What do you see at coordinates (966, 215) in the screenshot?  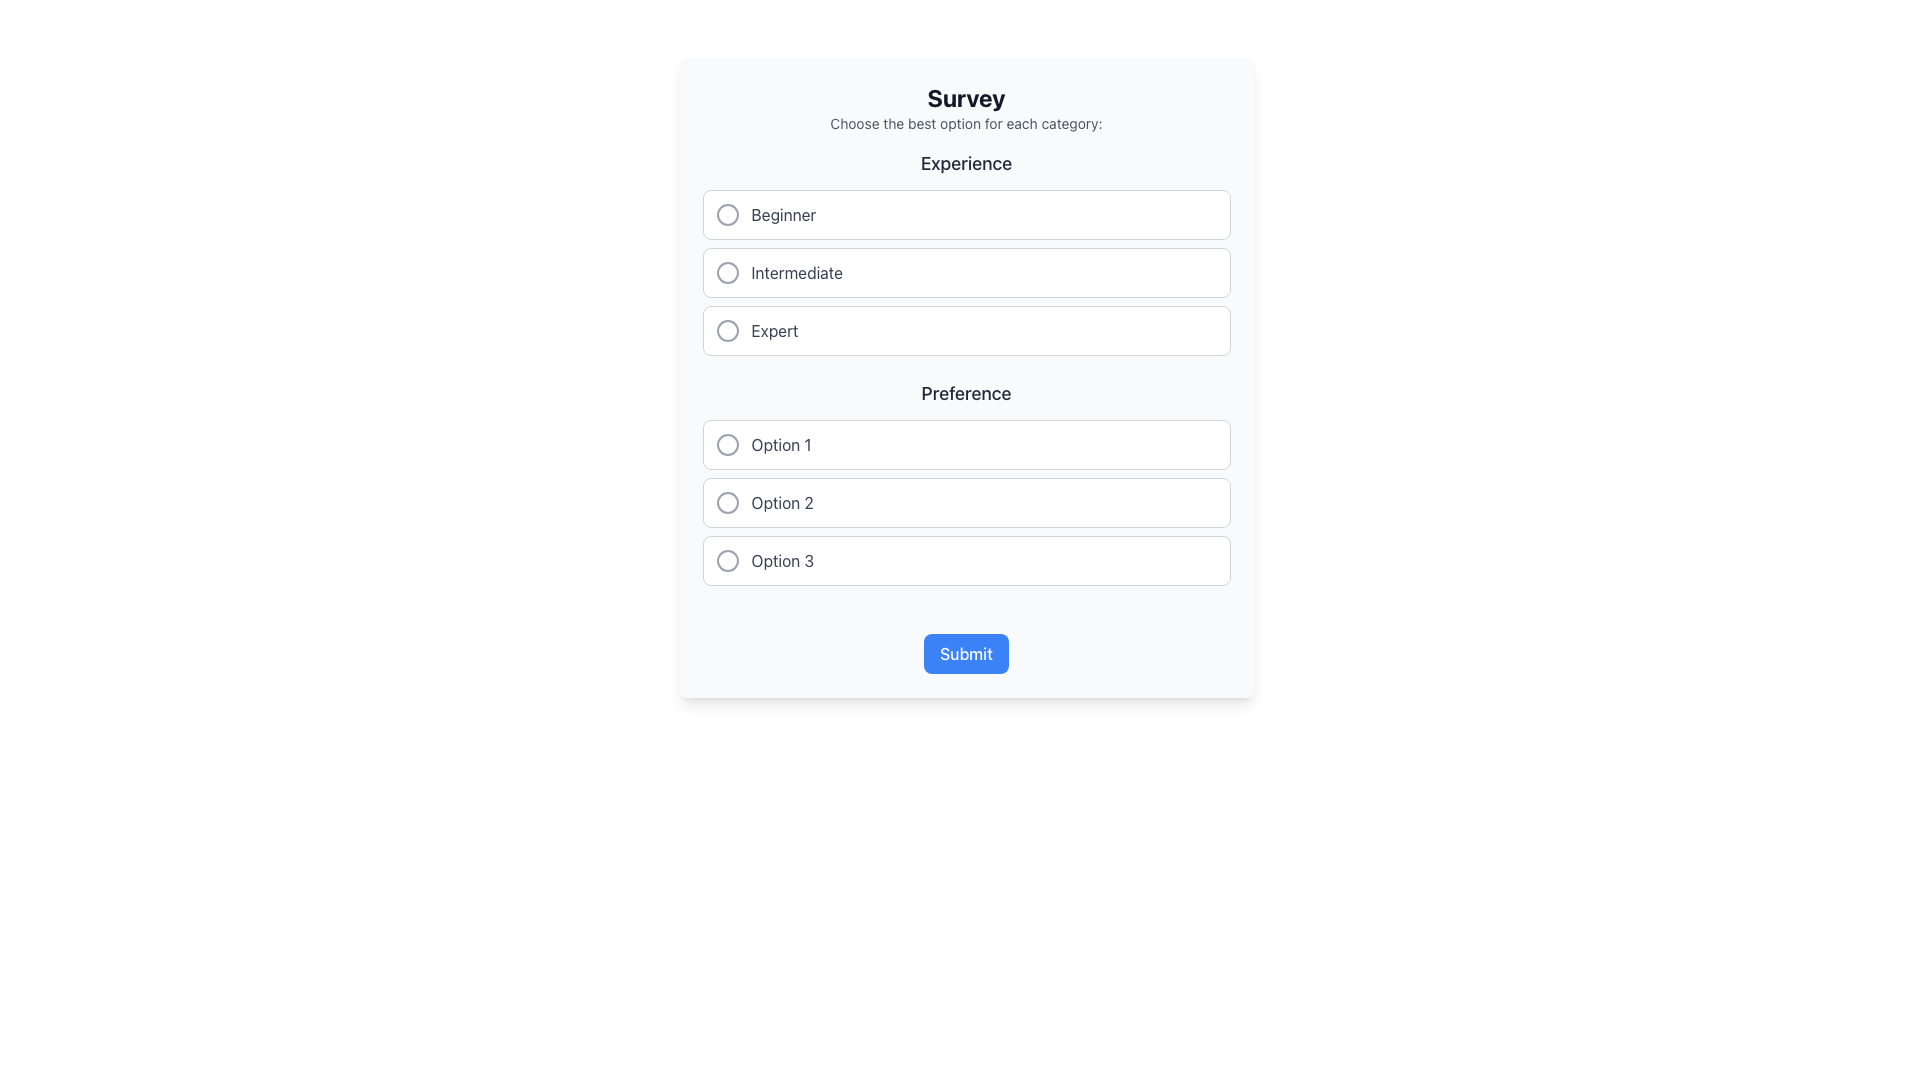 I see `the 'Beginner' experience level option in the vertical list under the 'Experience' category` at bounding box center [966, 215].